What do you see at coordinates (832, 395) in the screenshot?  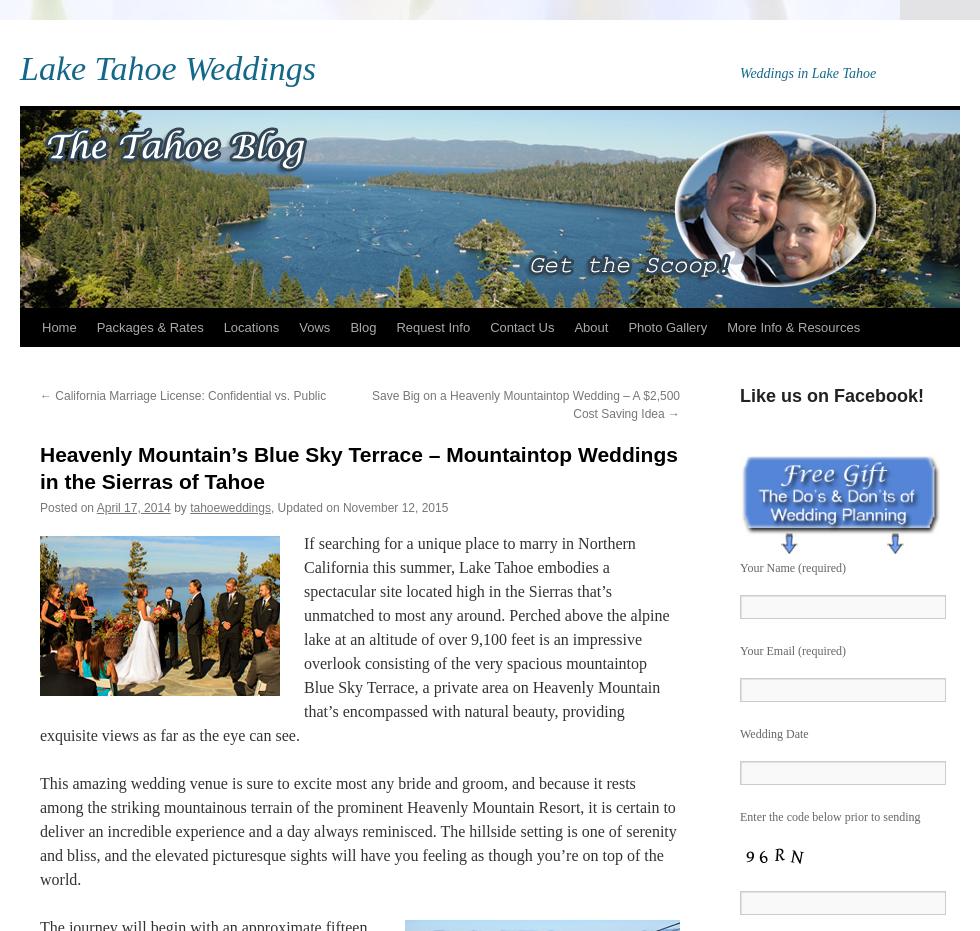 I see `'Like us on Facebook!'` at bounding box center [832, 395].